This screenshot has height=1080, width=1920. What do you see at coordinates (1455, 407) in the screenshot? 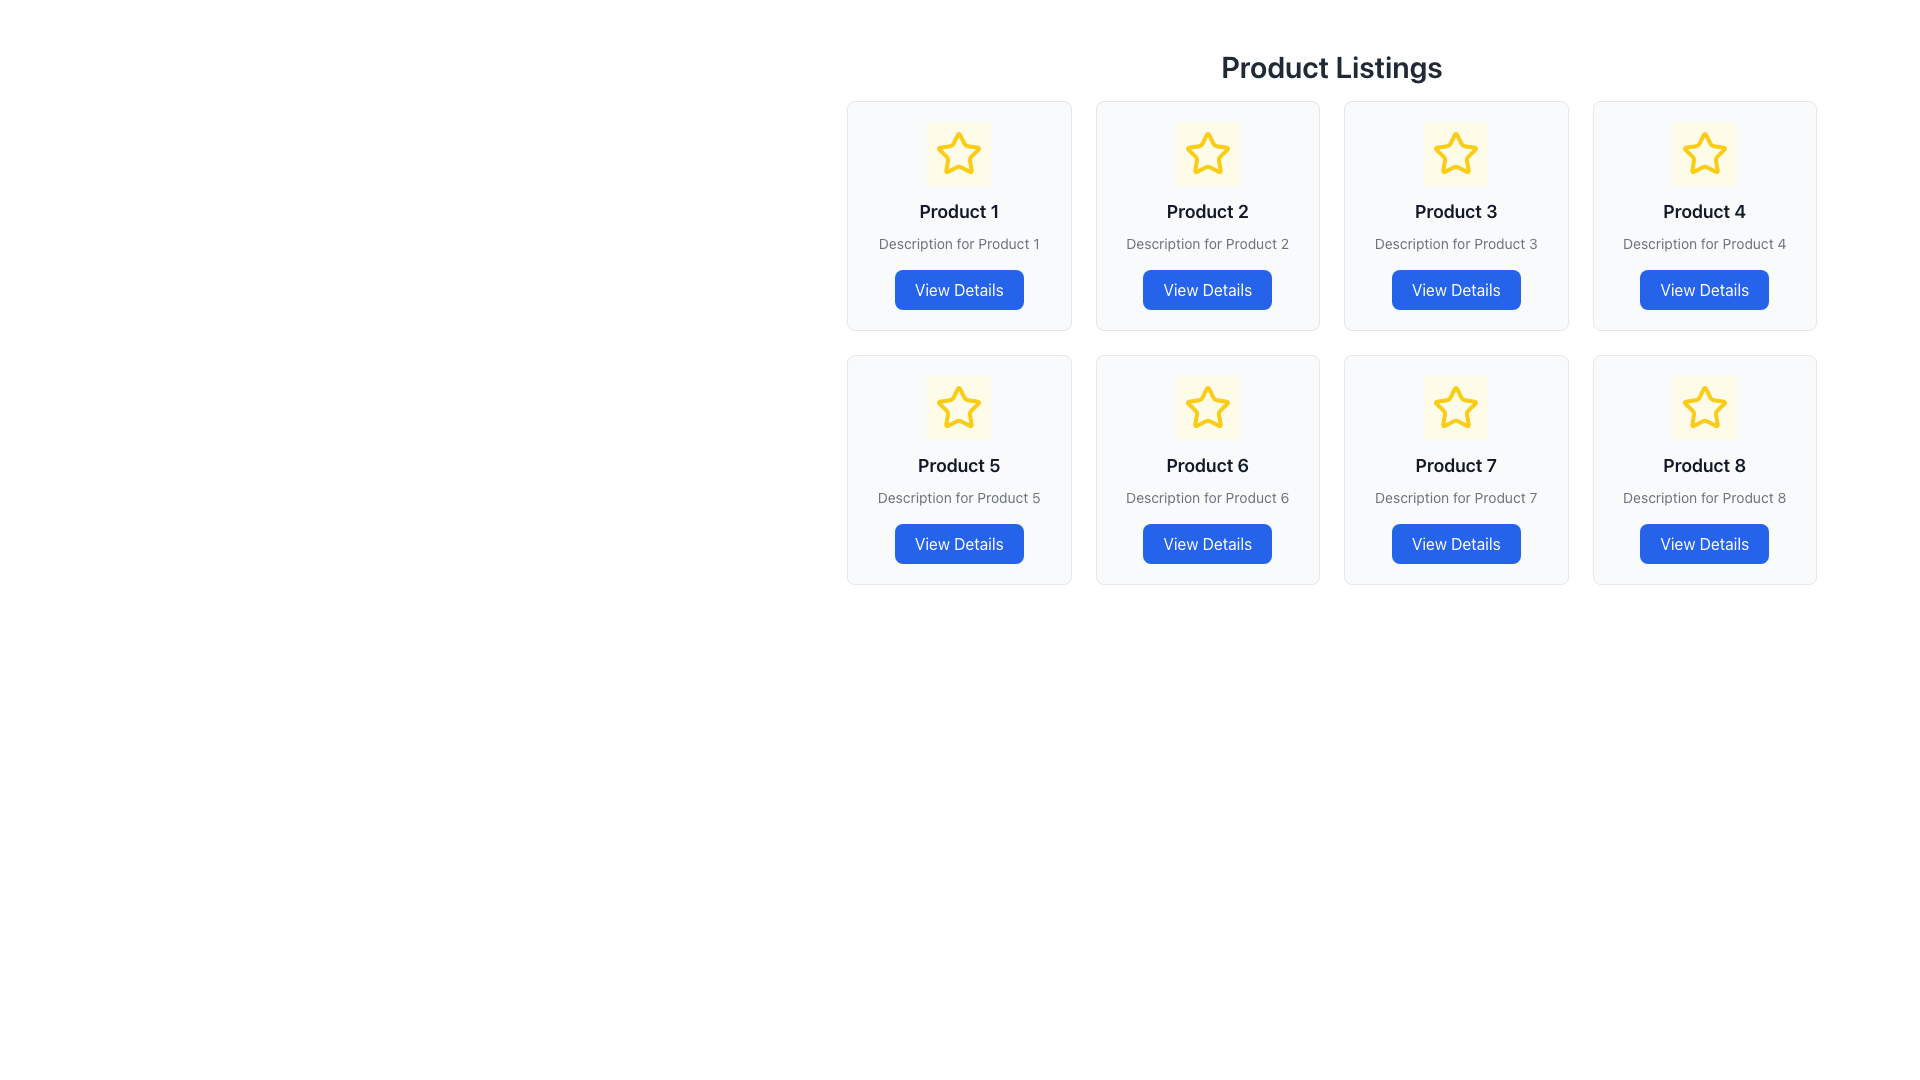
I see `the decorative icon located at the top center of the seventh product card under the 'Product Listings' section` at bounding box center [1455, 407].